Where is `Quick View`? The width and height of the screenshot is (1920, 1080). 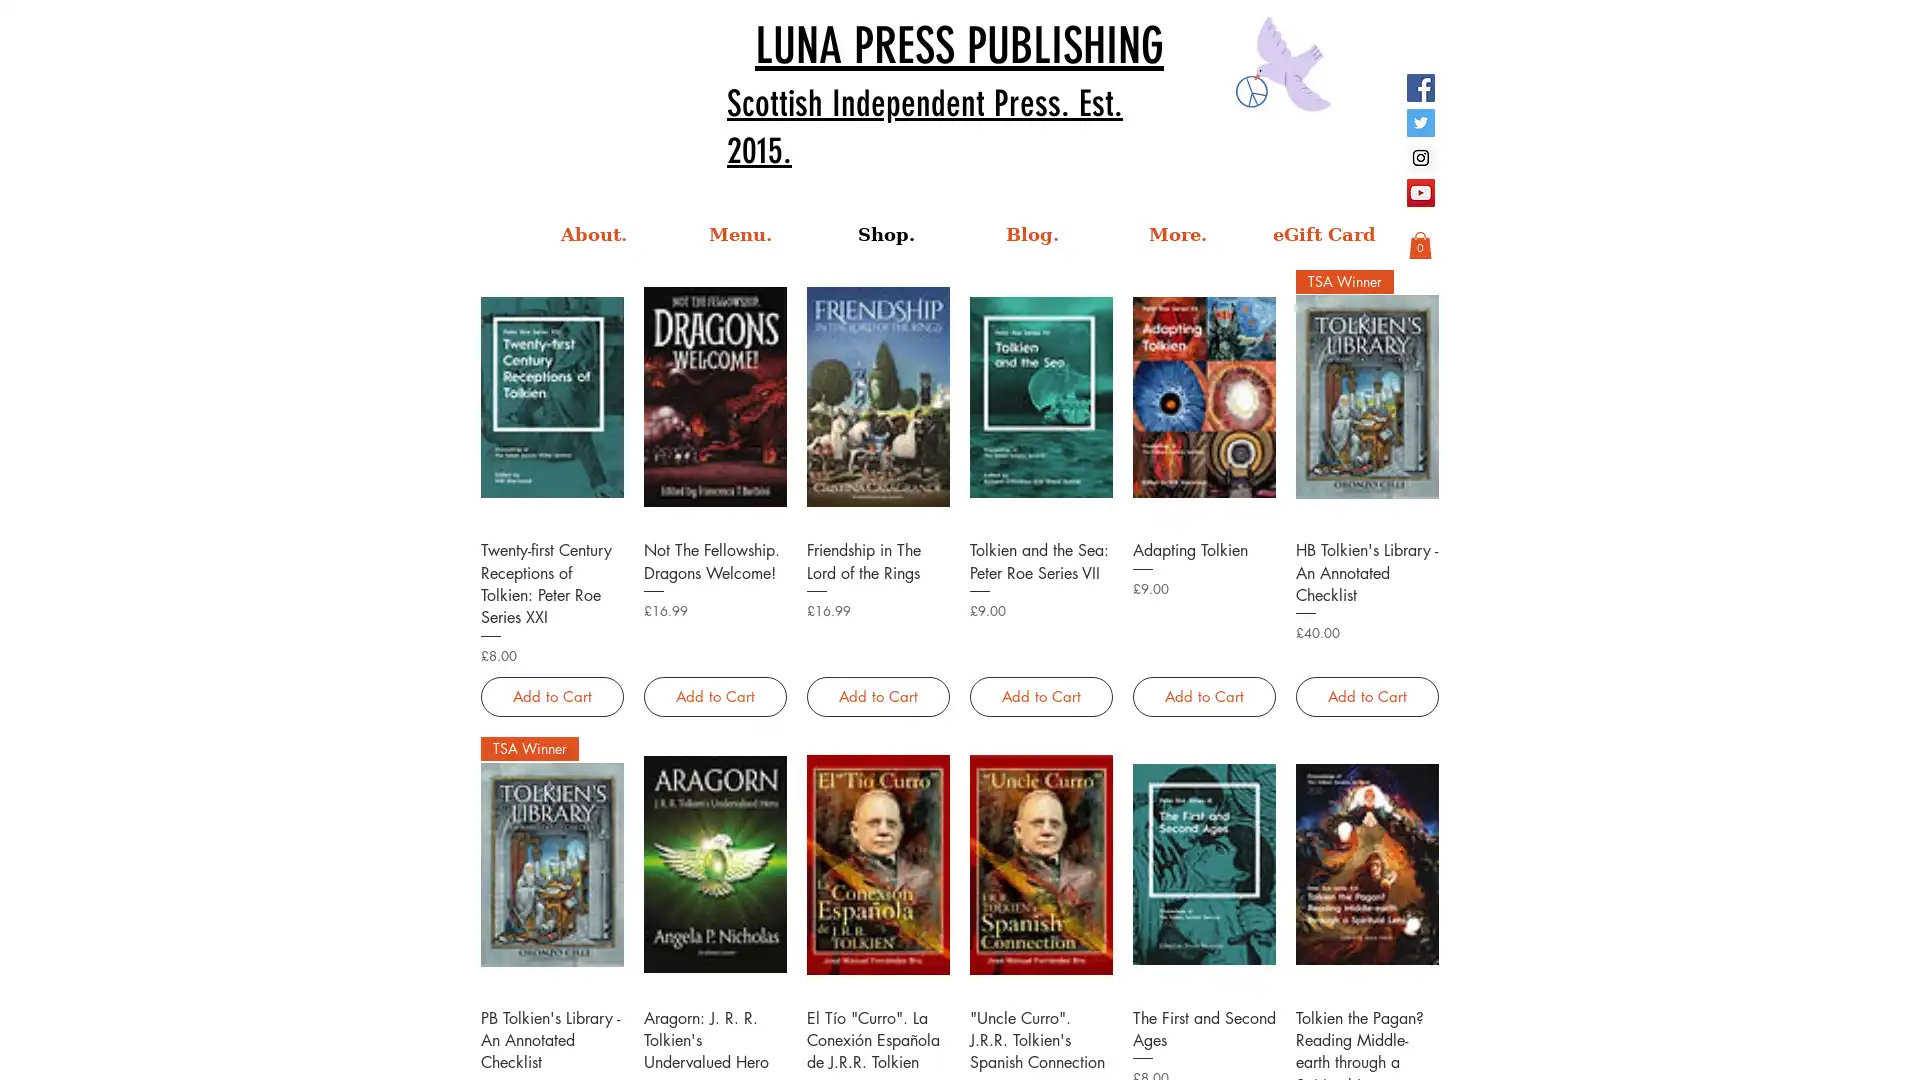 Quick View is located at coordinates (714, 548).